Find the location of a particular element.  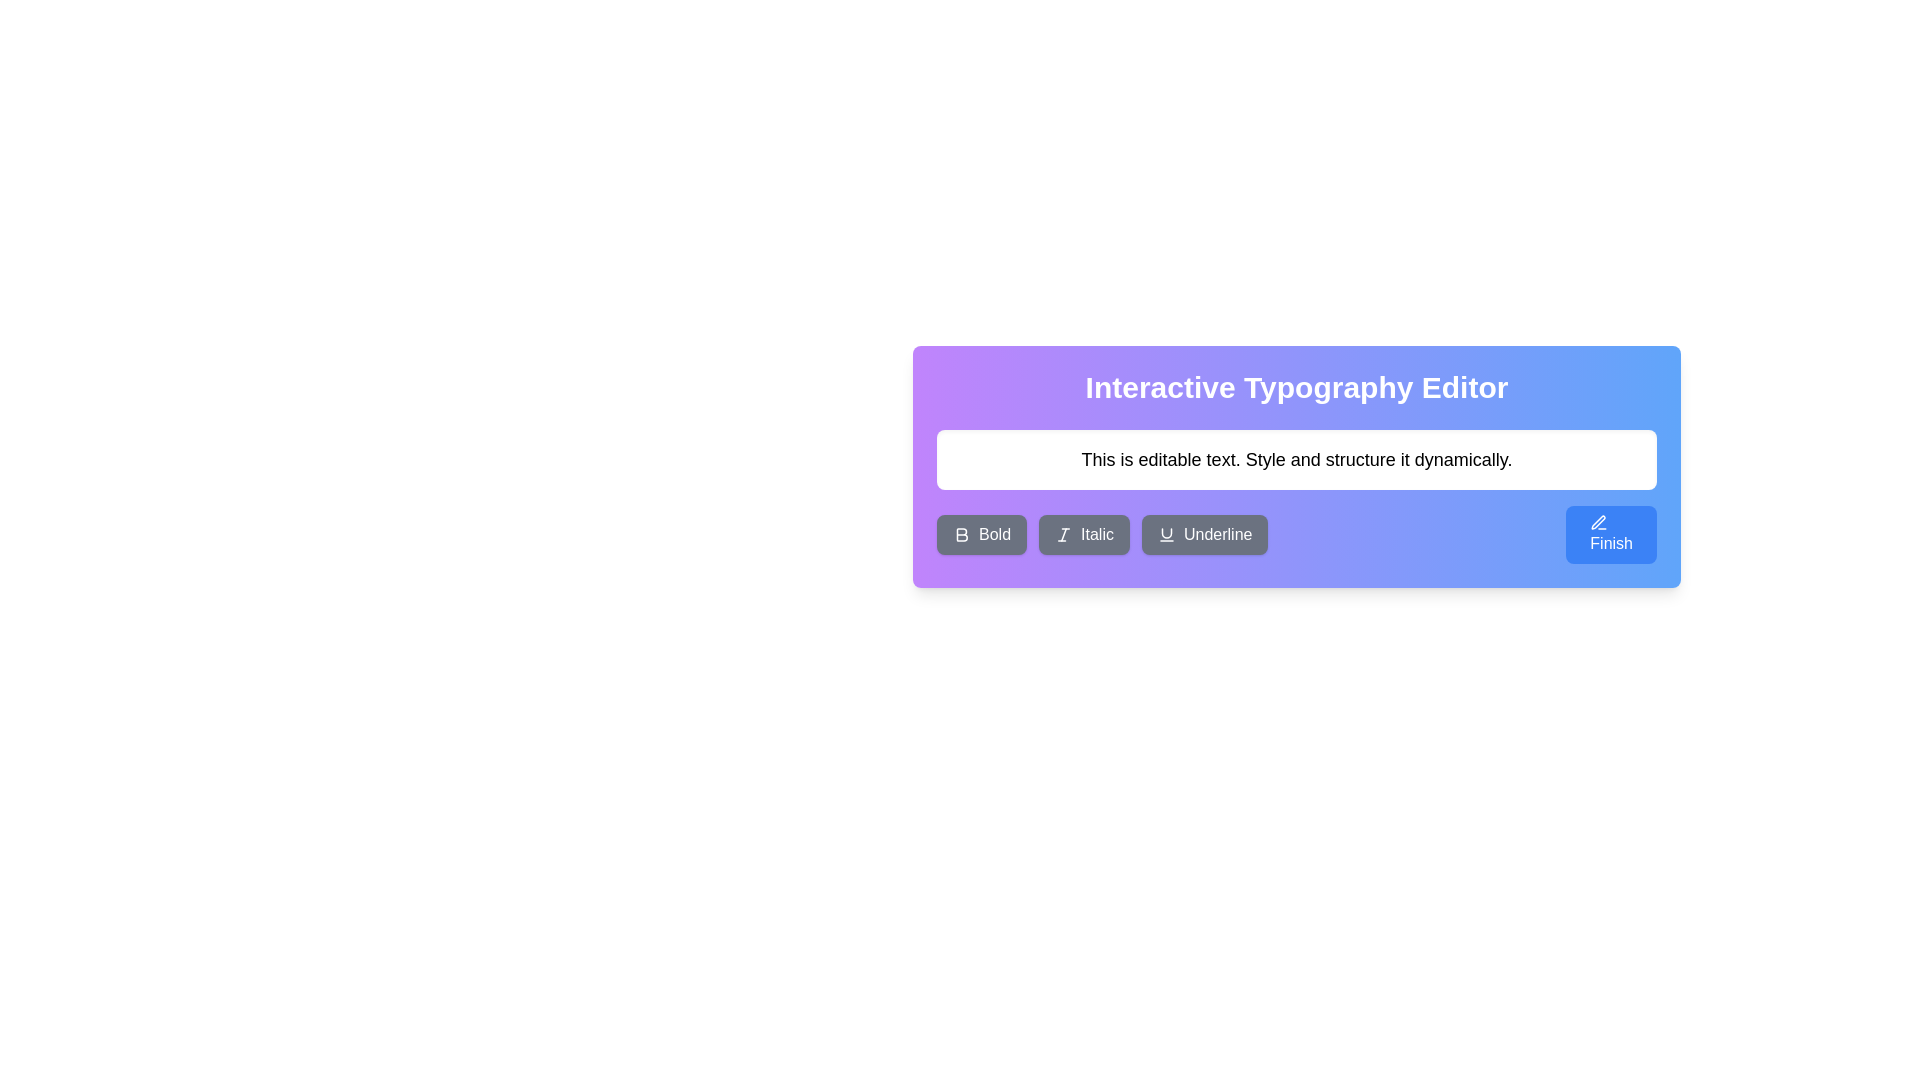

the editing icon located to the right of the 'Finish' button, which has a blue background and rounded corners, to initiate an edit action is located at coordinates (1598, 522).